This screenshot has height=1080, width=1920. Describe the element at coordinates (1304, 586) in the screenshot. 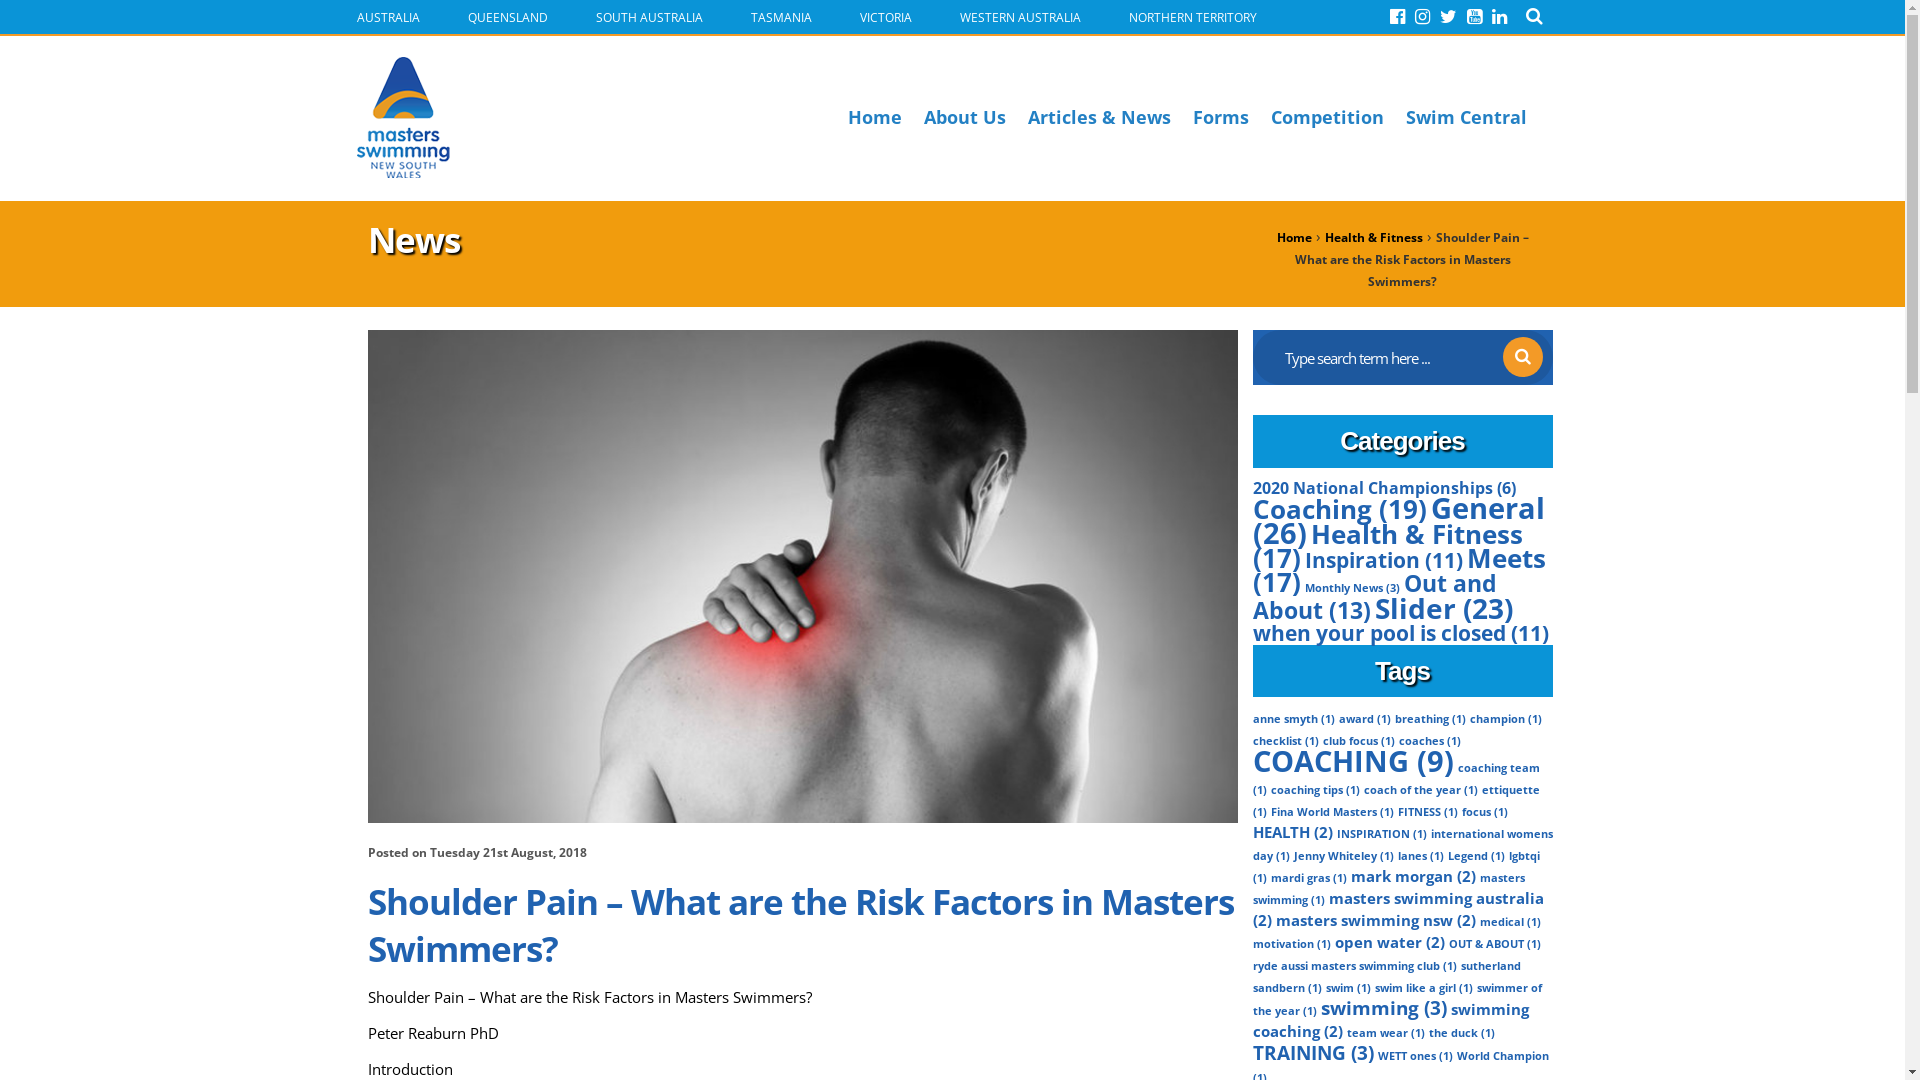

I see `'Monthly News (3)'` at that location.